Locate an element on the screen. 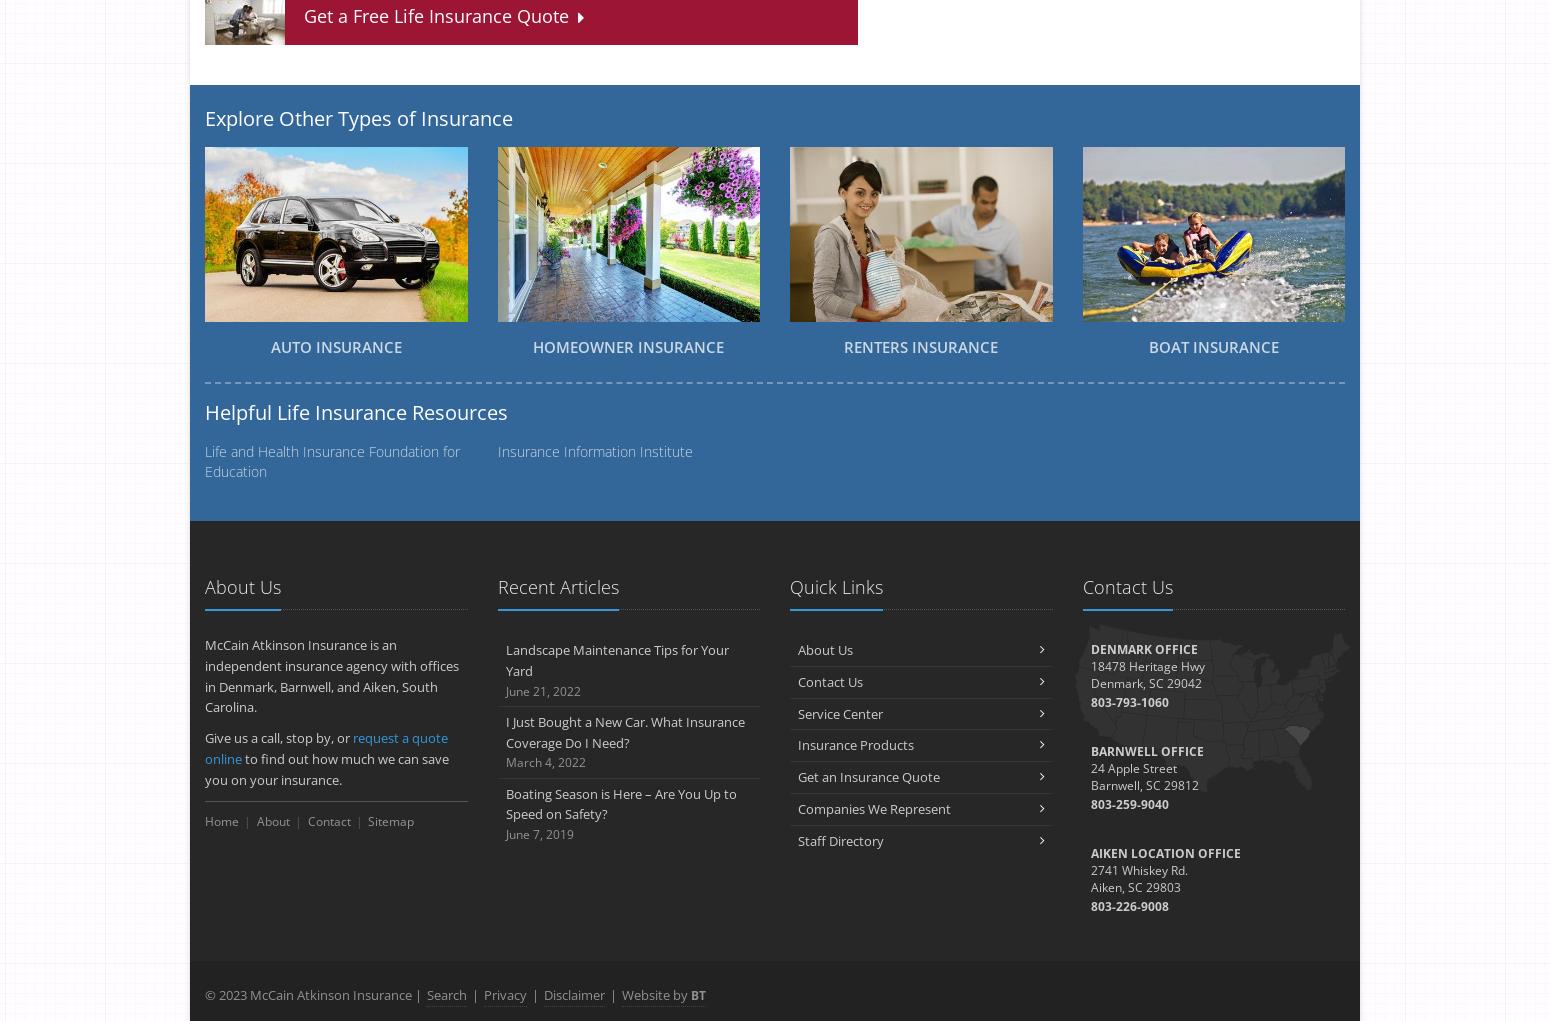 The height and width of the screenshot is (1021, 1550). 'Boat Insurance' is located at coordinates (1213, 346).